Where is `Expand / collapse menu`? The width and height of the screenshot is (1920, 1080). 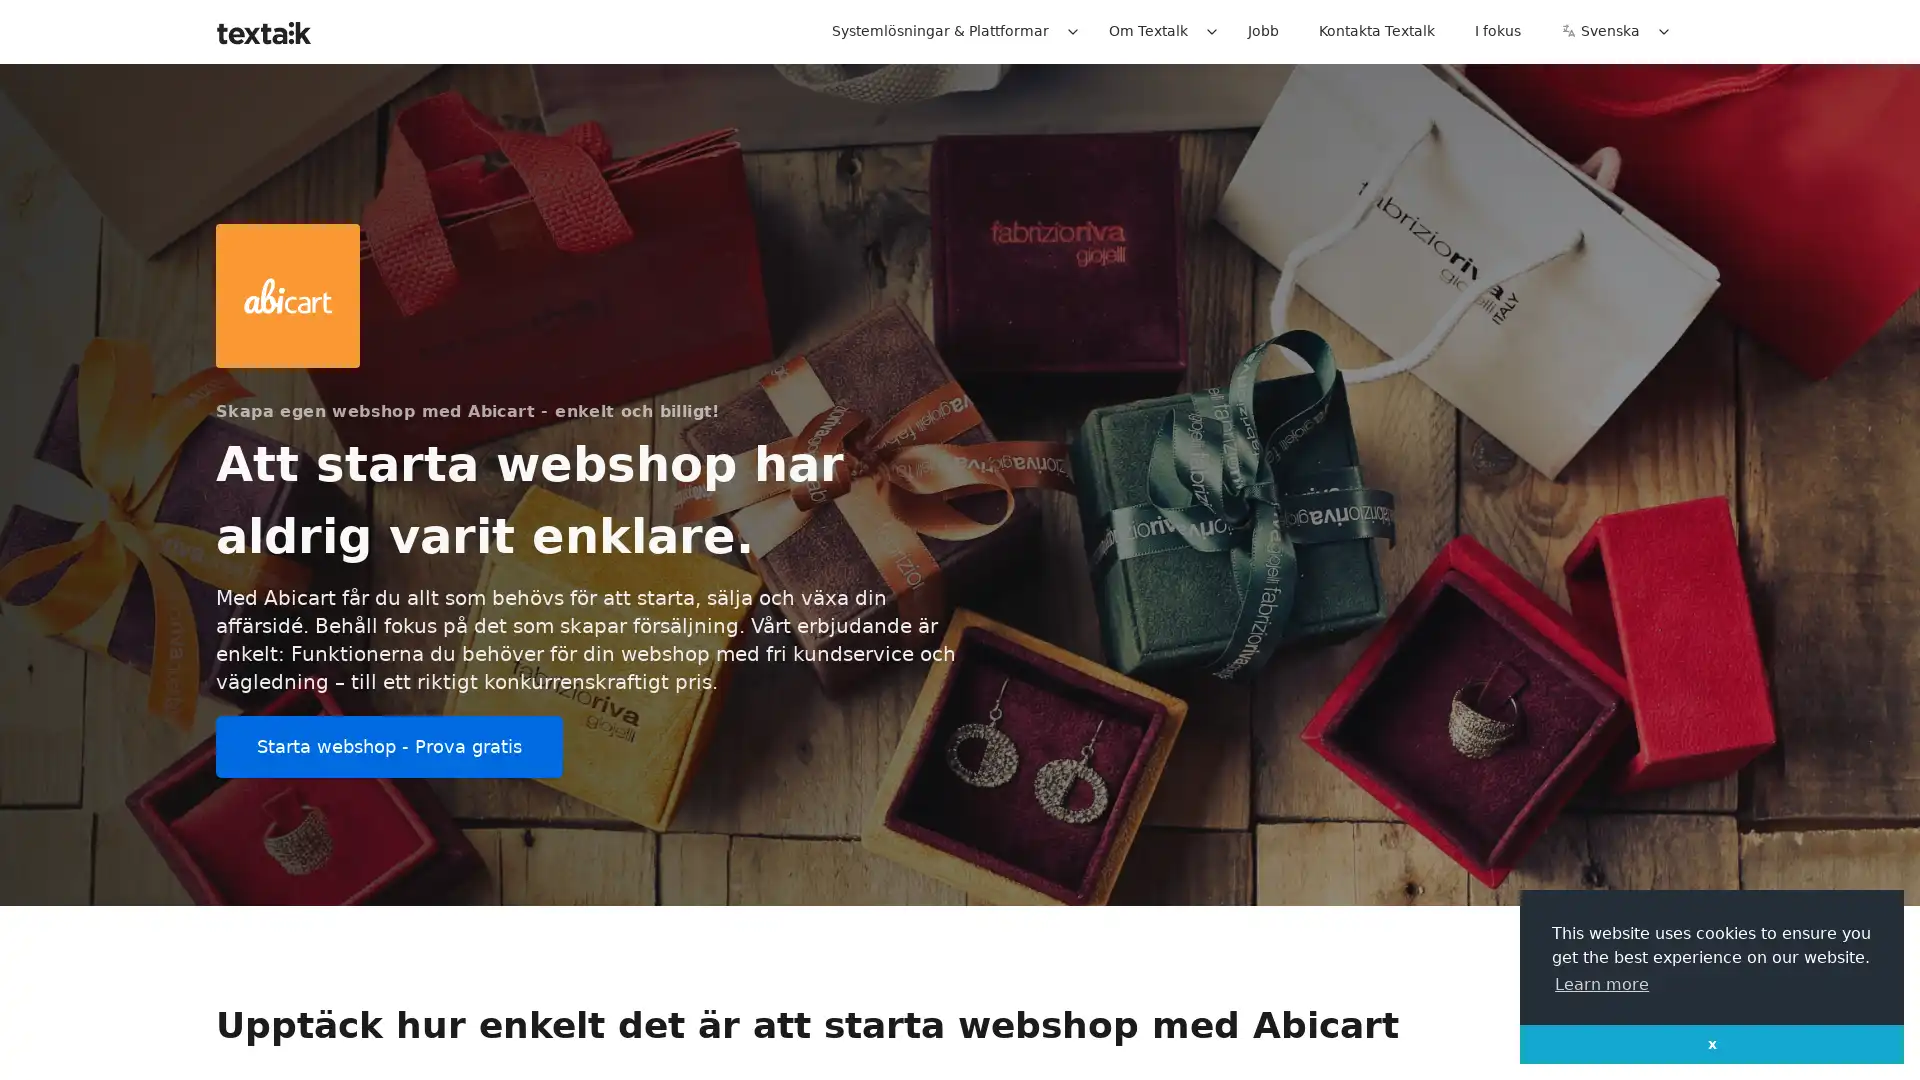
Expand / collapse menu is located at coordinates (1069, 30).